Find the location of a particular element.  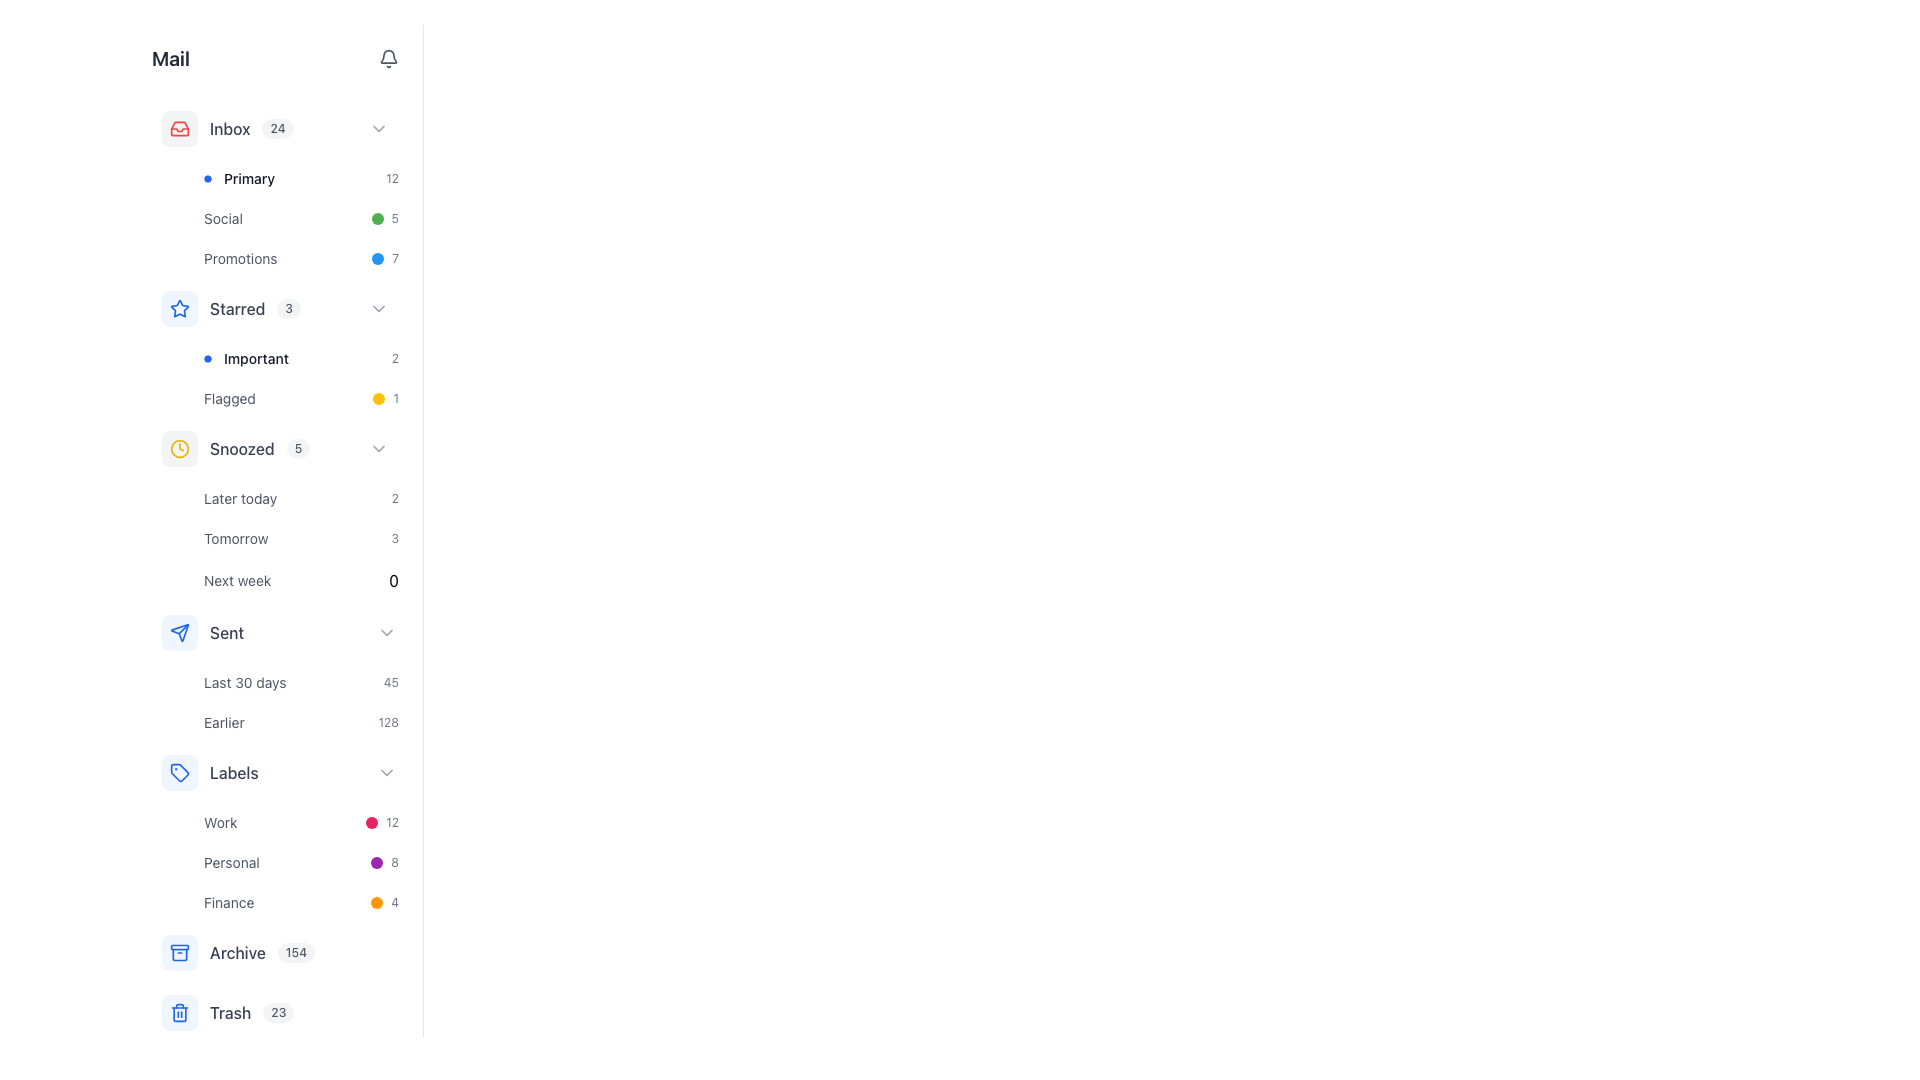

the arrow icon to the right of the 'Inbox 24' label is located at coordinates (379, 128).